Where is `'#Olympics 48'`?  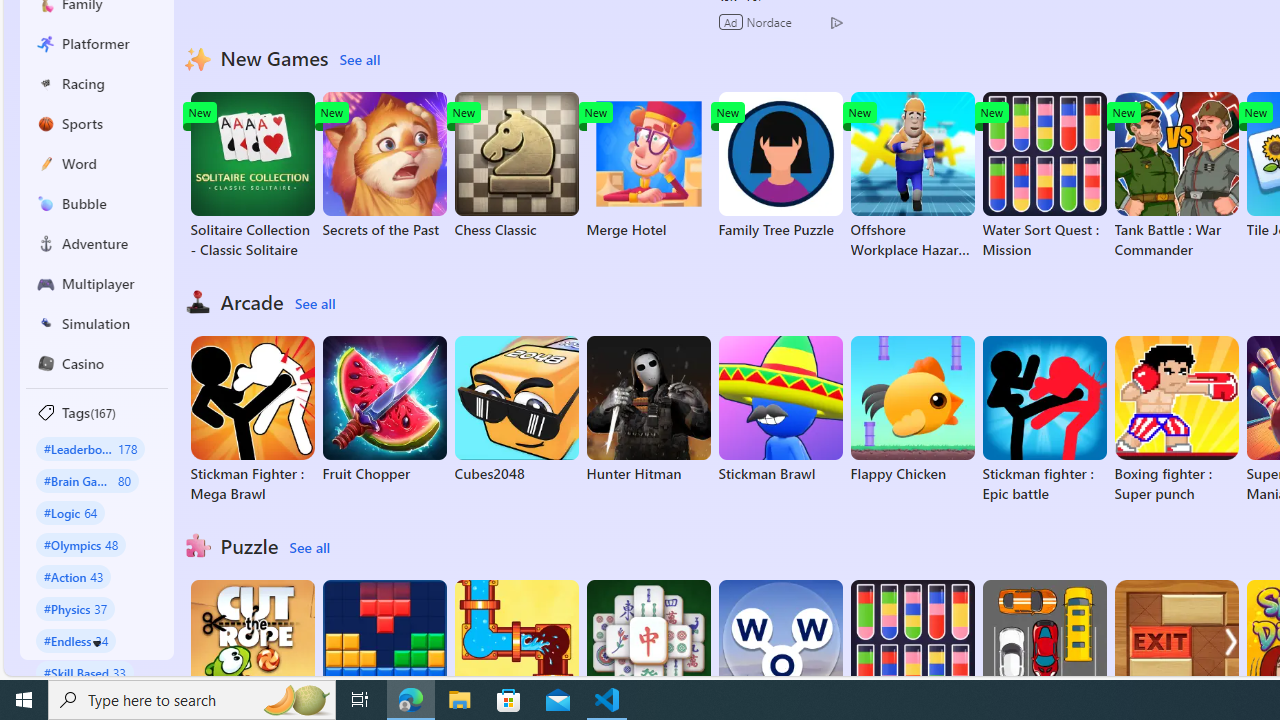 '#Olympics 48' is located at coordinates (80, 544).